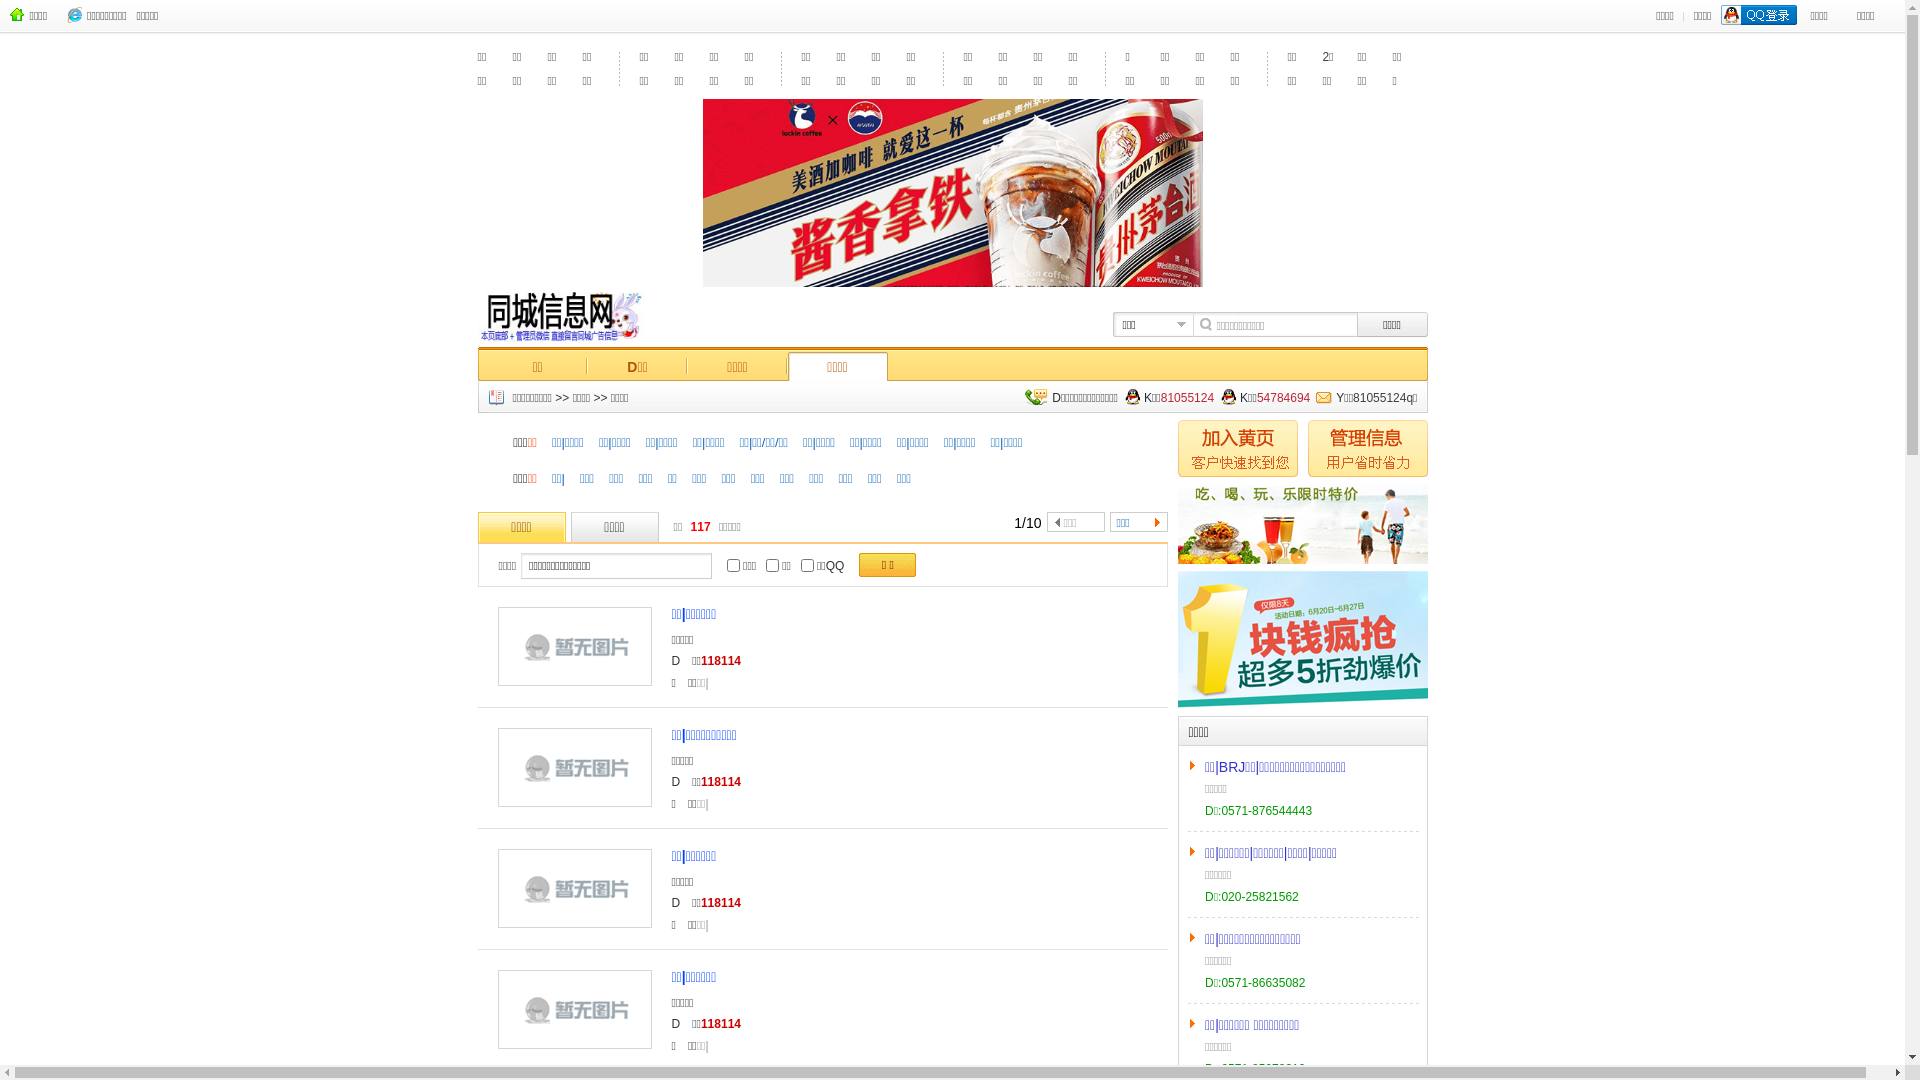 Image resolution: width=1920 pixels, height=1080 pixels. What do you see at coordinates (1283, 426) in the screenshot?
I see `'54784694'` at bounding box center [1283, 426].